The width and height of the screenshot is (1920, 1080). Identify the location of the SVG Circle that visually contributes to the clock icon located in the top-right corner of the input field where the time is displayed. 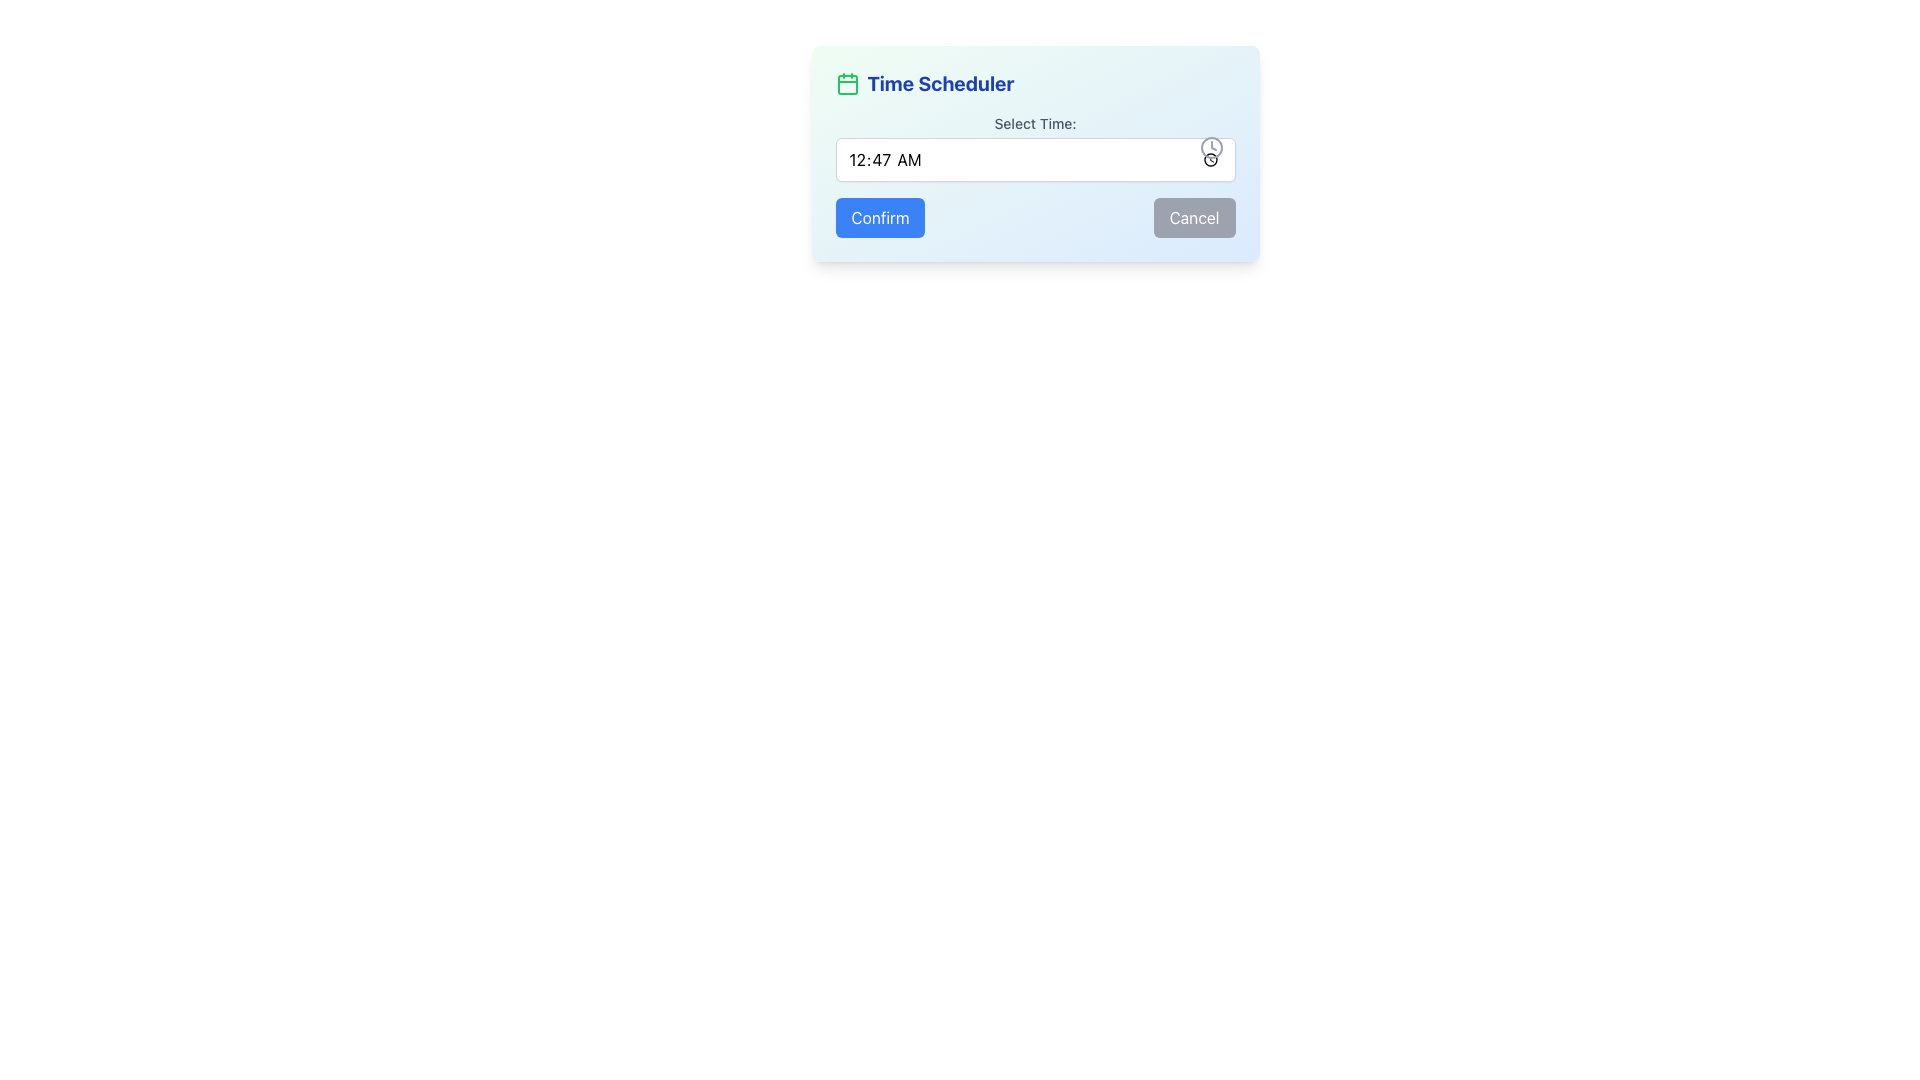
(1210, 146).